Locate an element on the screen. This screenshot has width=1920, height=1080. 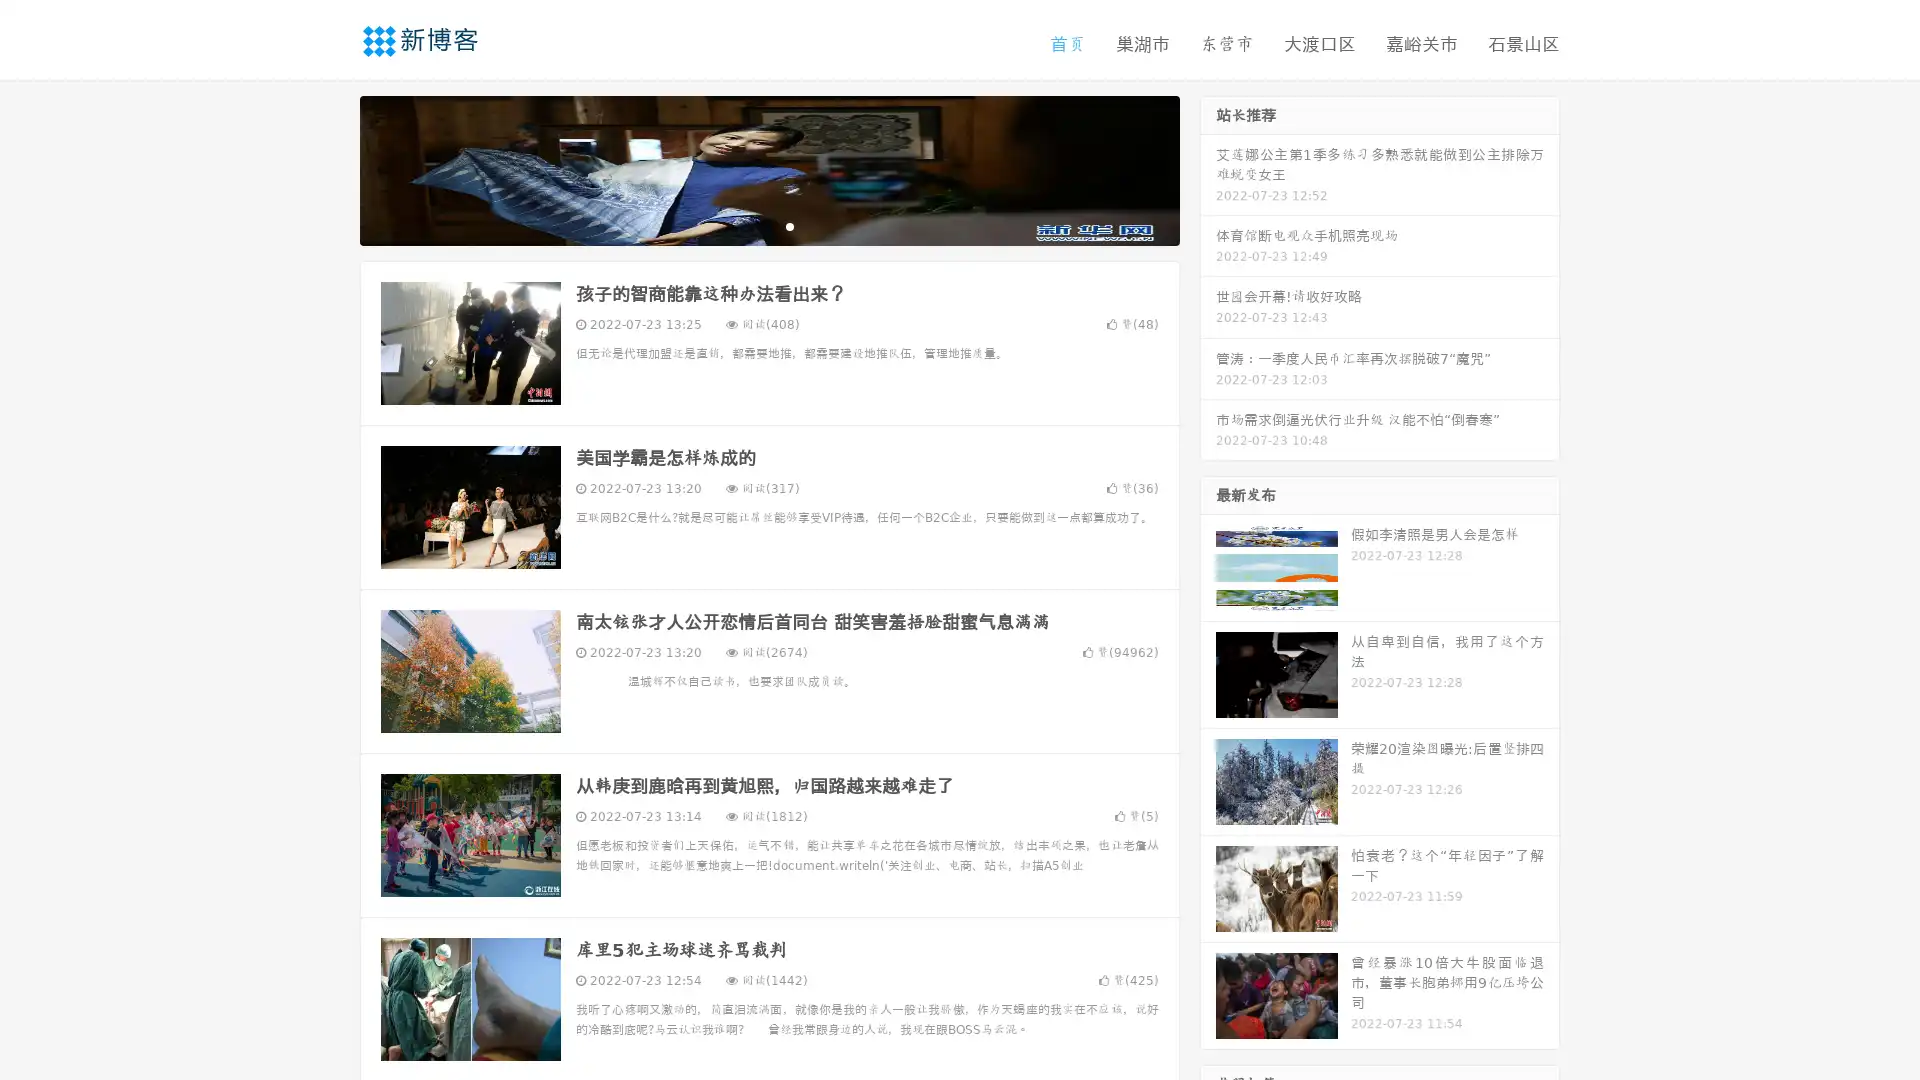
Go to slide 3 is located at coordinates (789, 225).